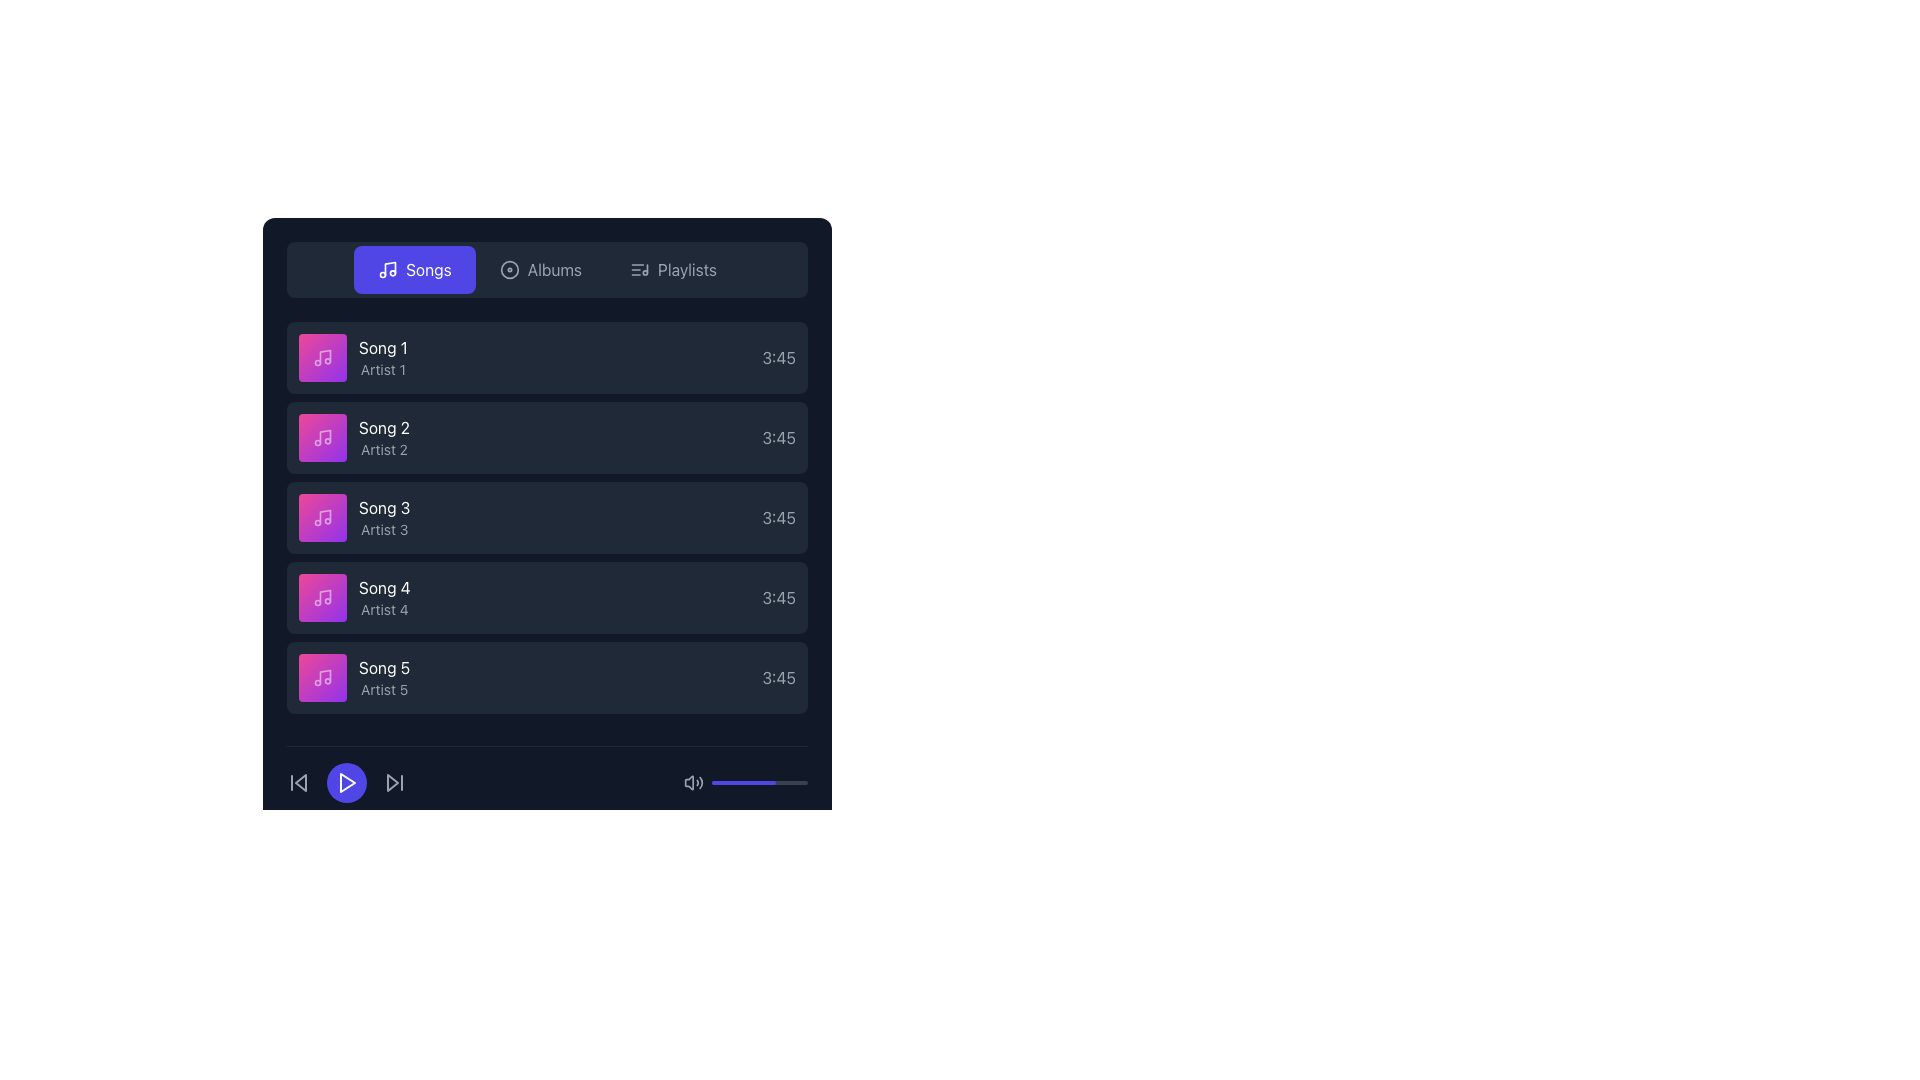 The image size is (1920, 1080). Describe the element at coordinates (547, 677) in the screenshot. I see `to select the fifth media item in the vertical list displaying its title, artist, and duration` at that location.